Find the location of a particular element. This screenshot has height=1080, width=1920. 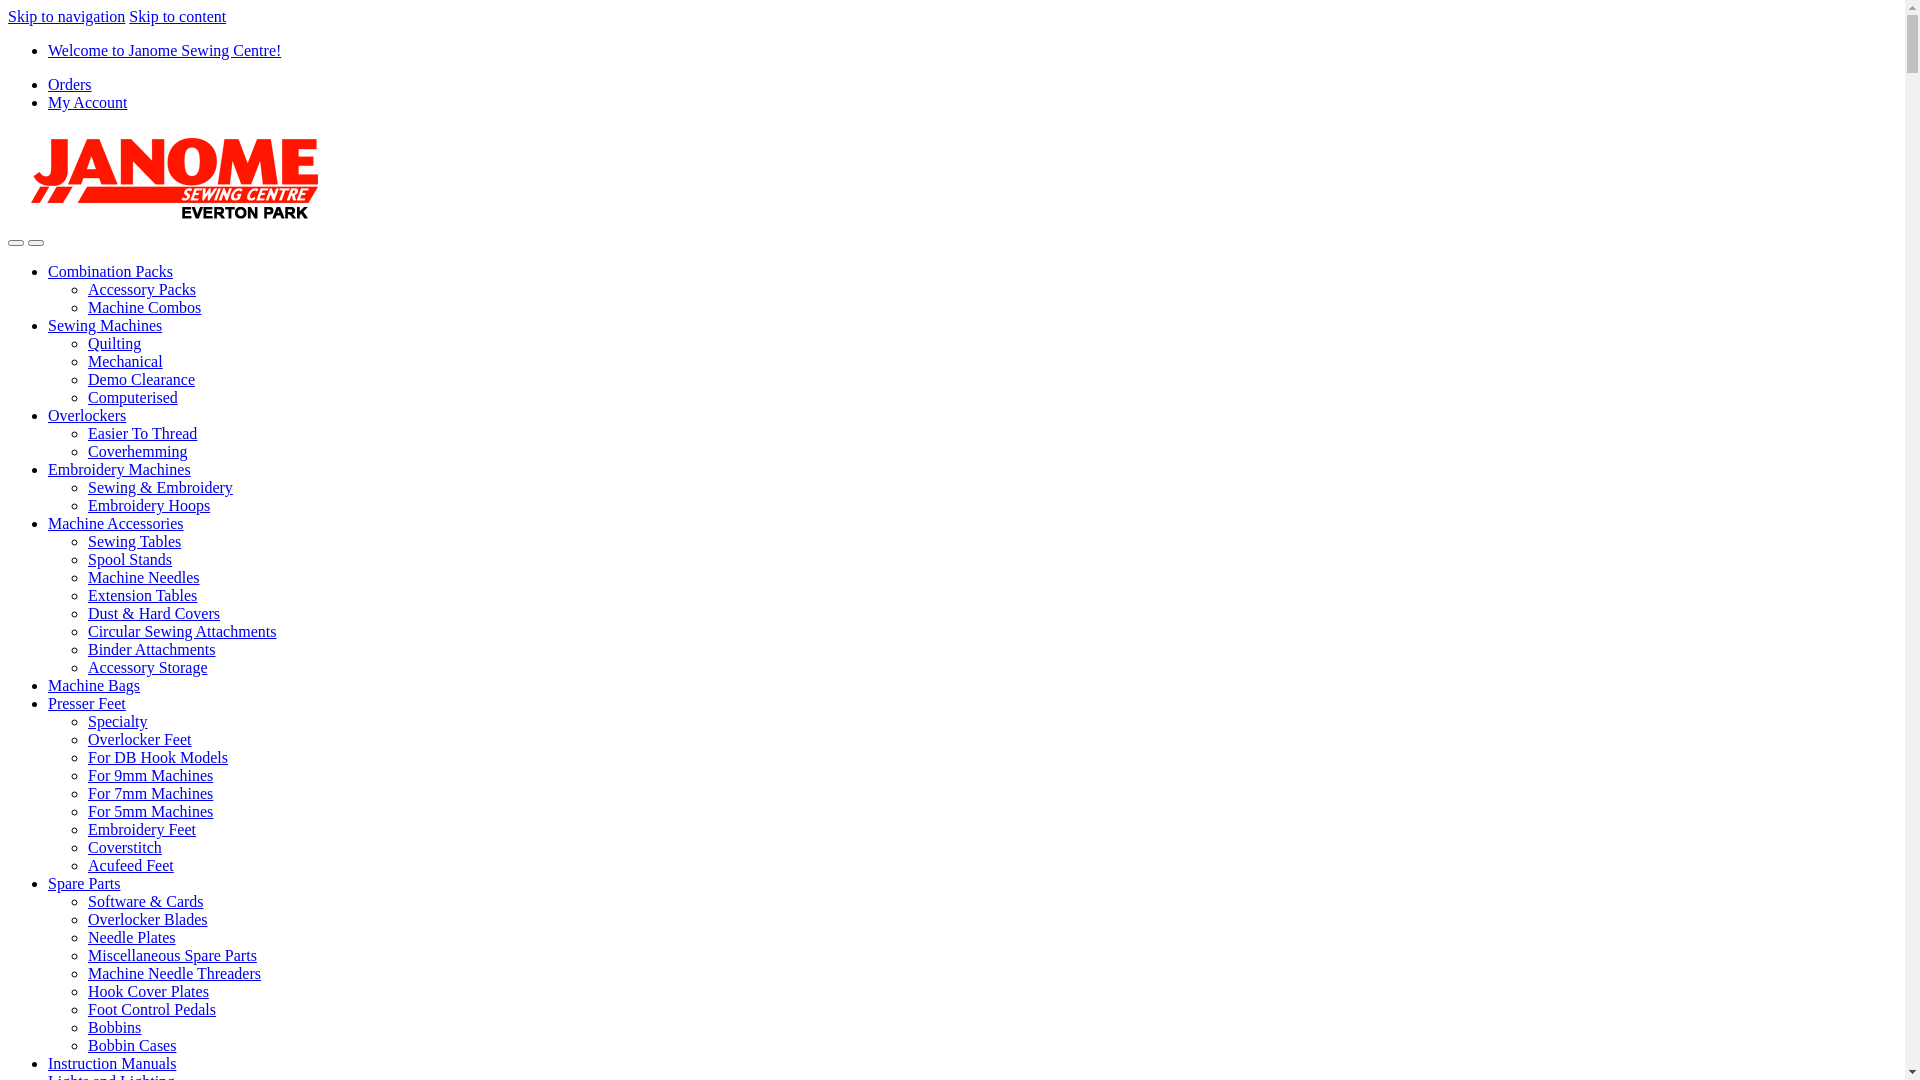

'Instruction Manuals' is located at coordinates (48, 1062).